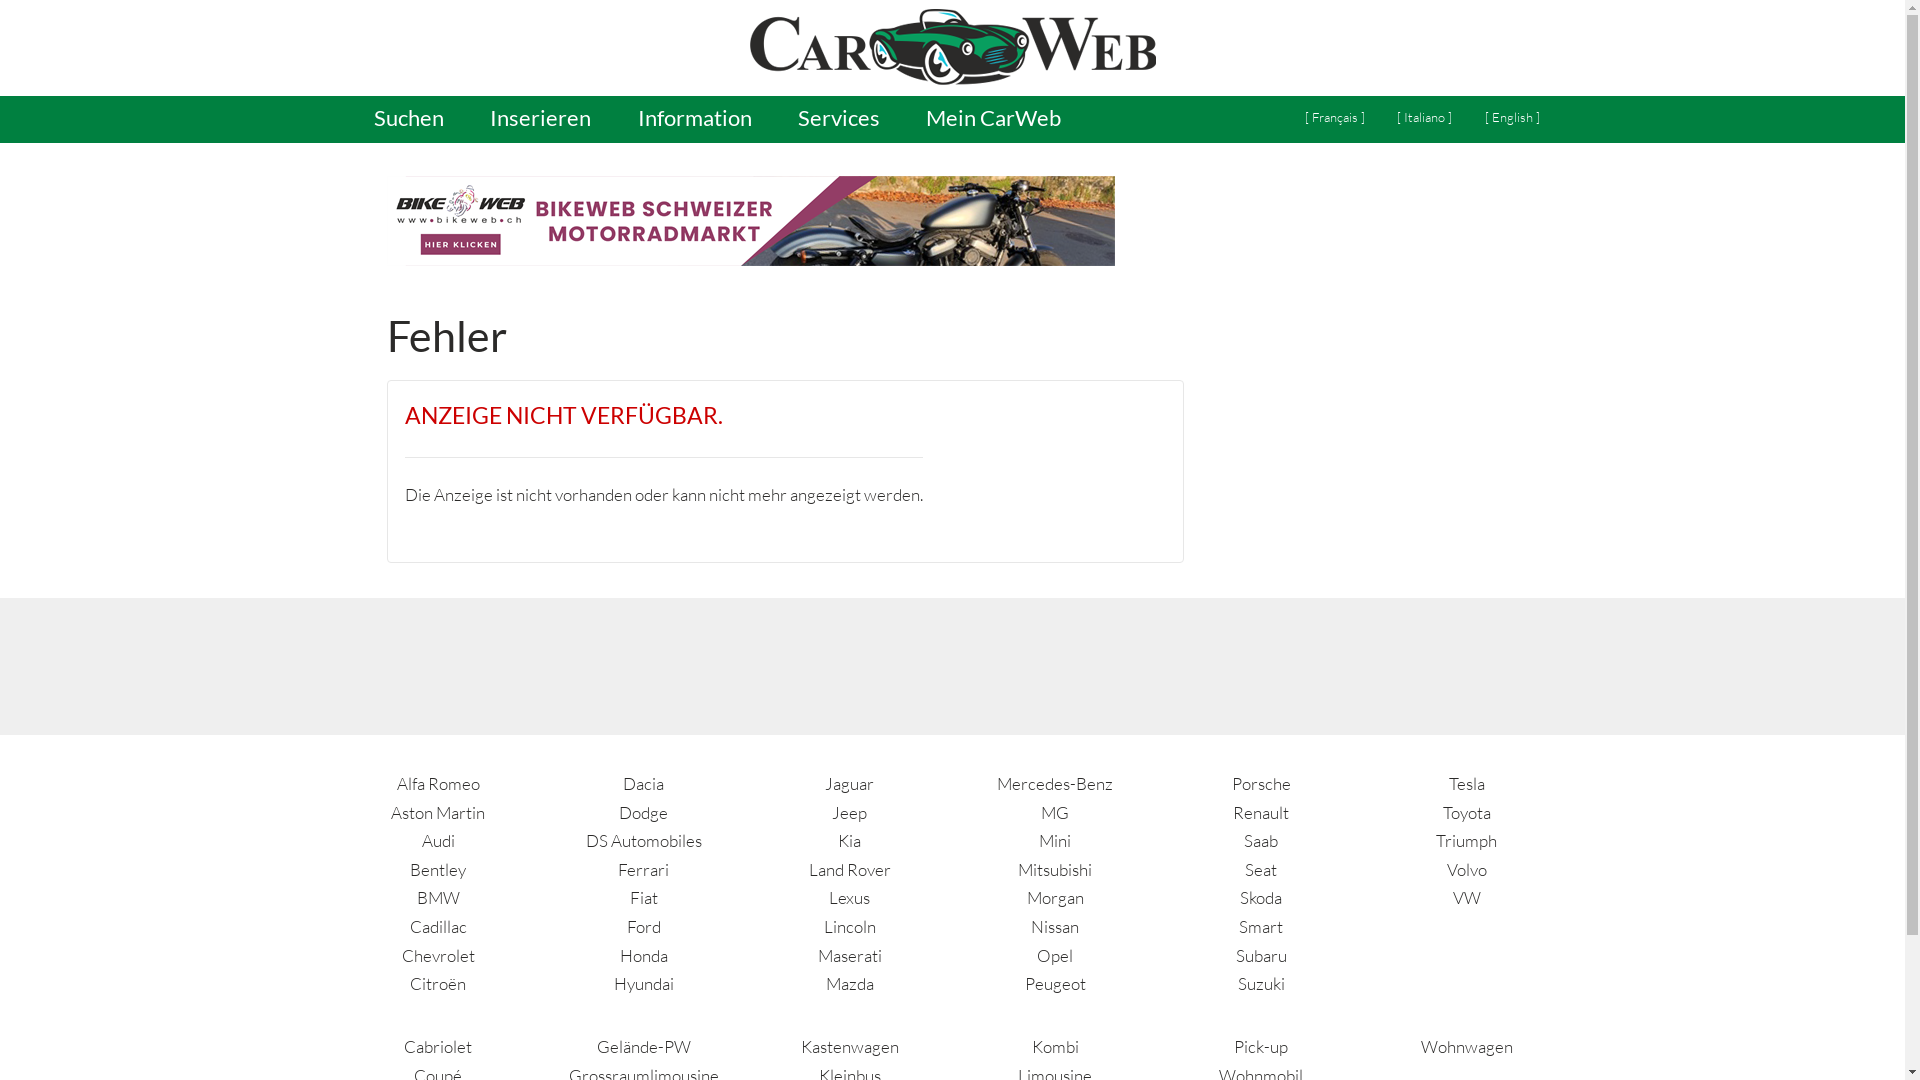  Describe the element at coordinates (643, 926) in the screenshot. I see `'Ford'` at that location.